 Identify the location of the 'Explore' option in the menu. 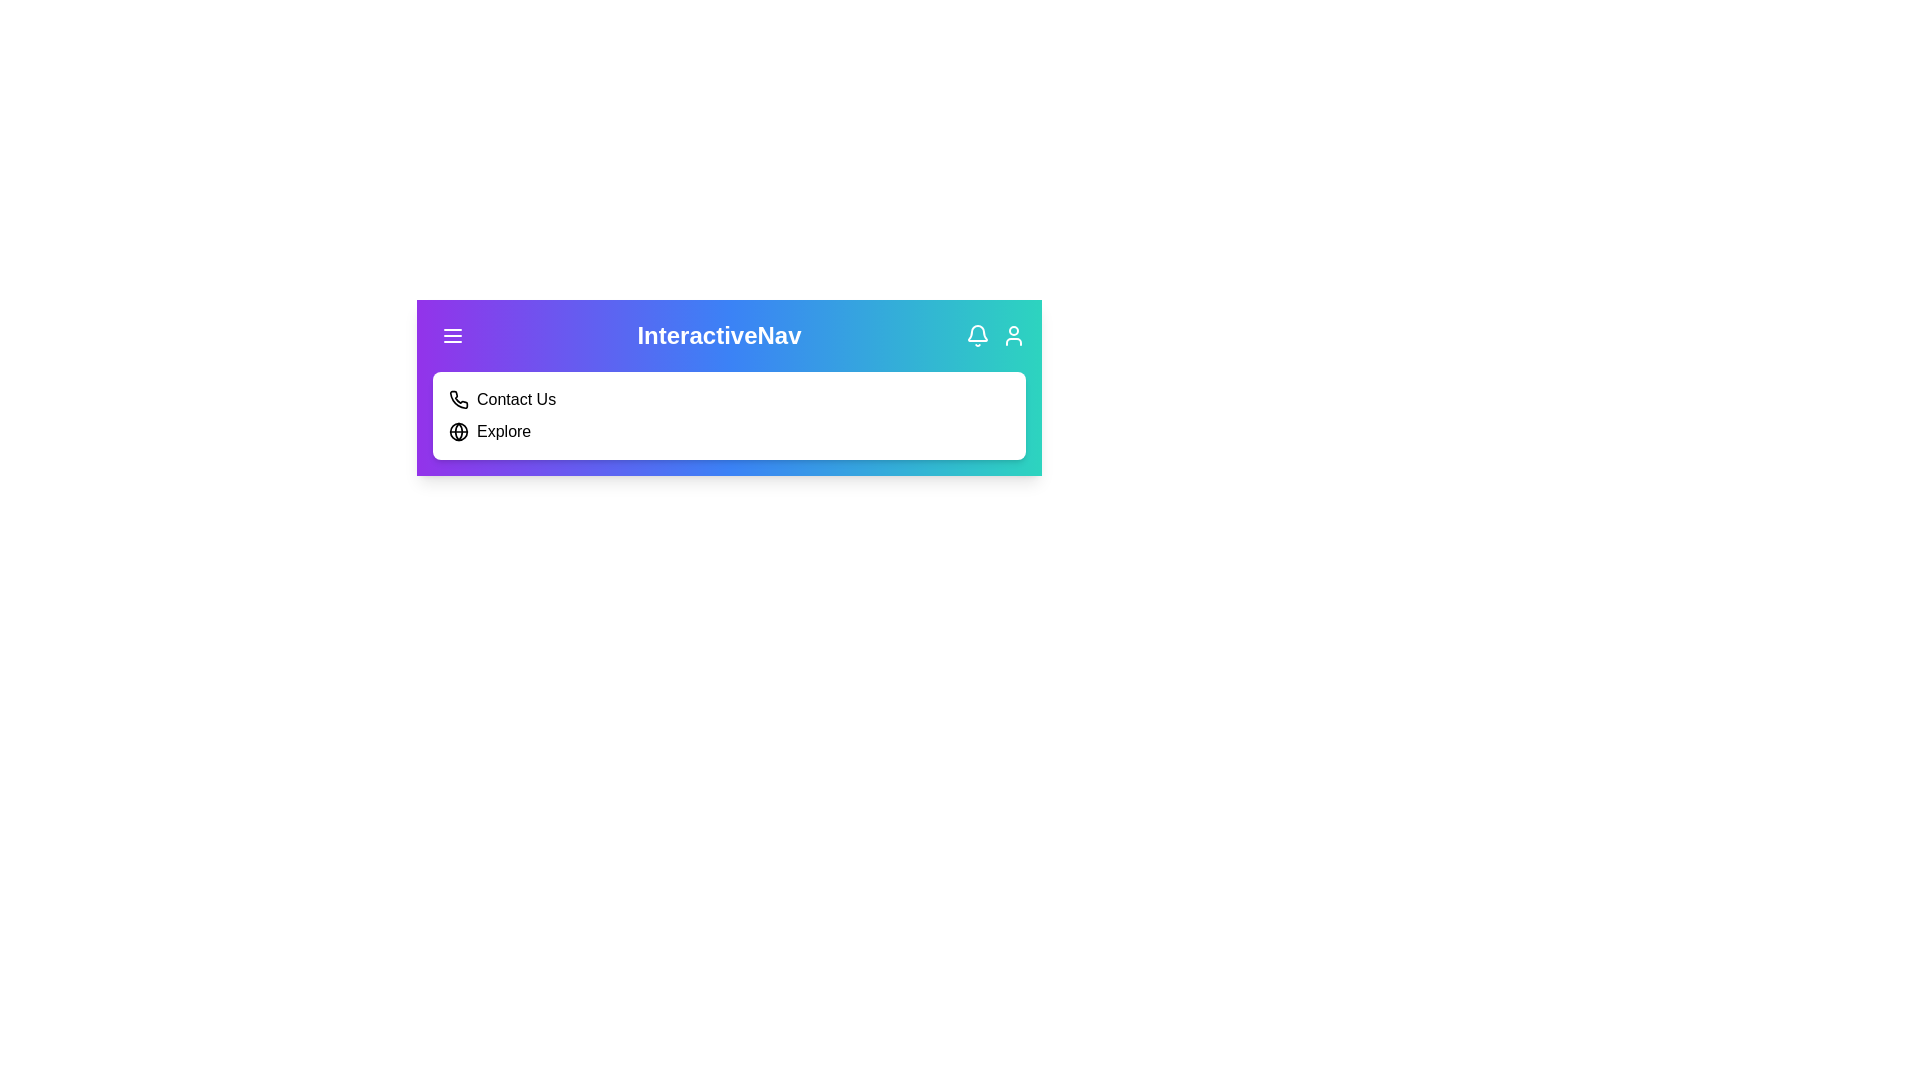
(504, 431).